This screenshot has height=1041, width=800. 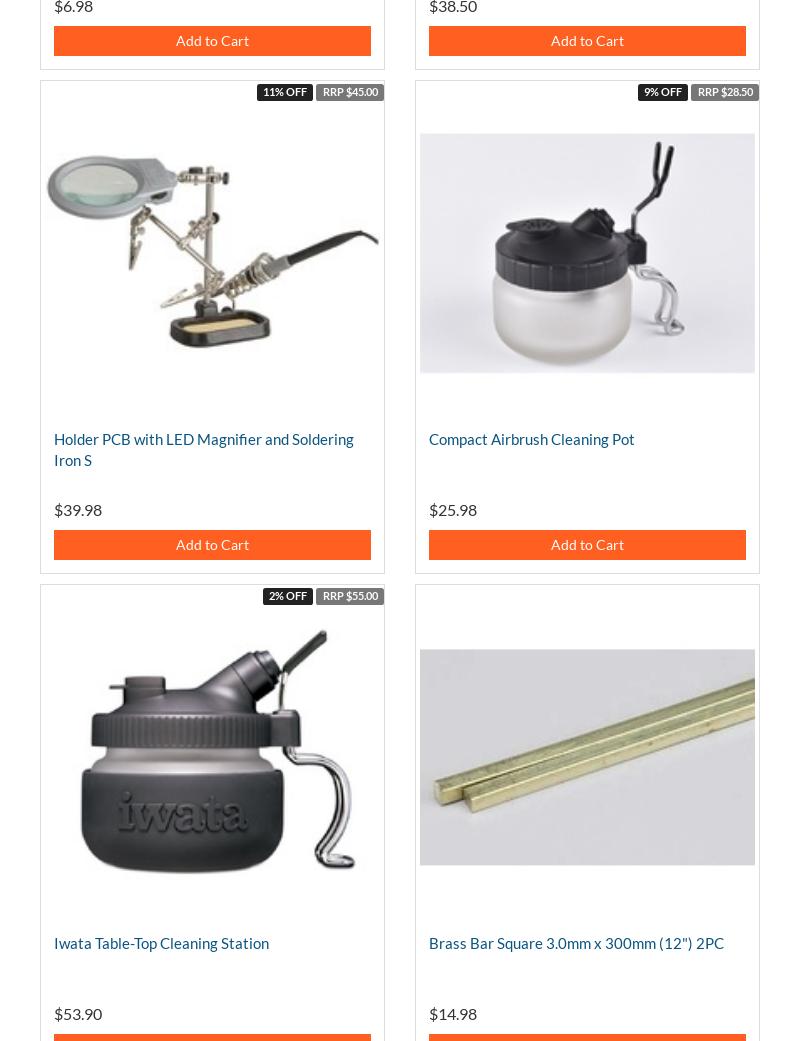 What do you see at coordinates (78, 507) in the screenshot?
I see `'$39.98'` at bounding box center [78, 507].